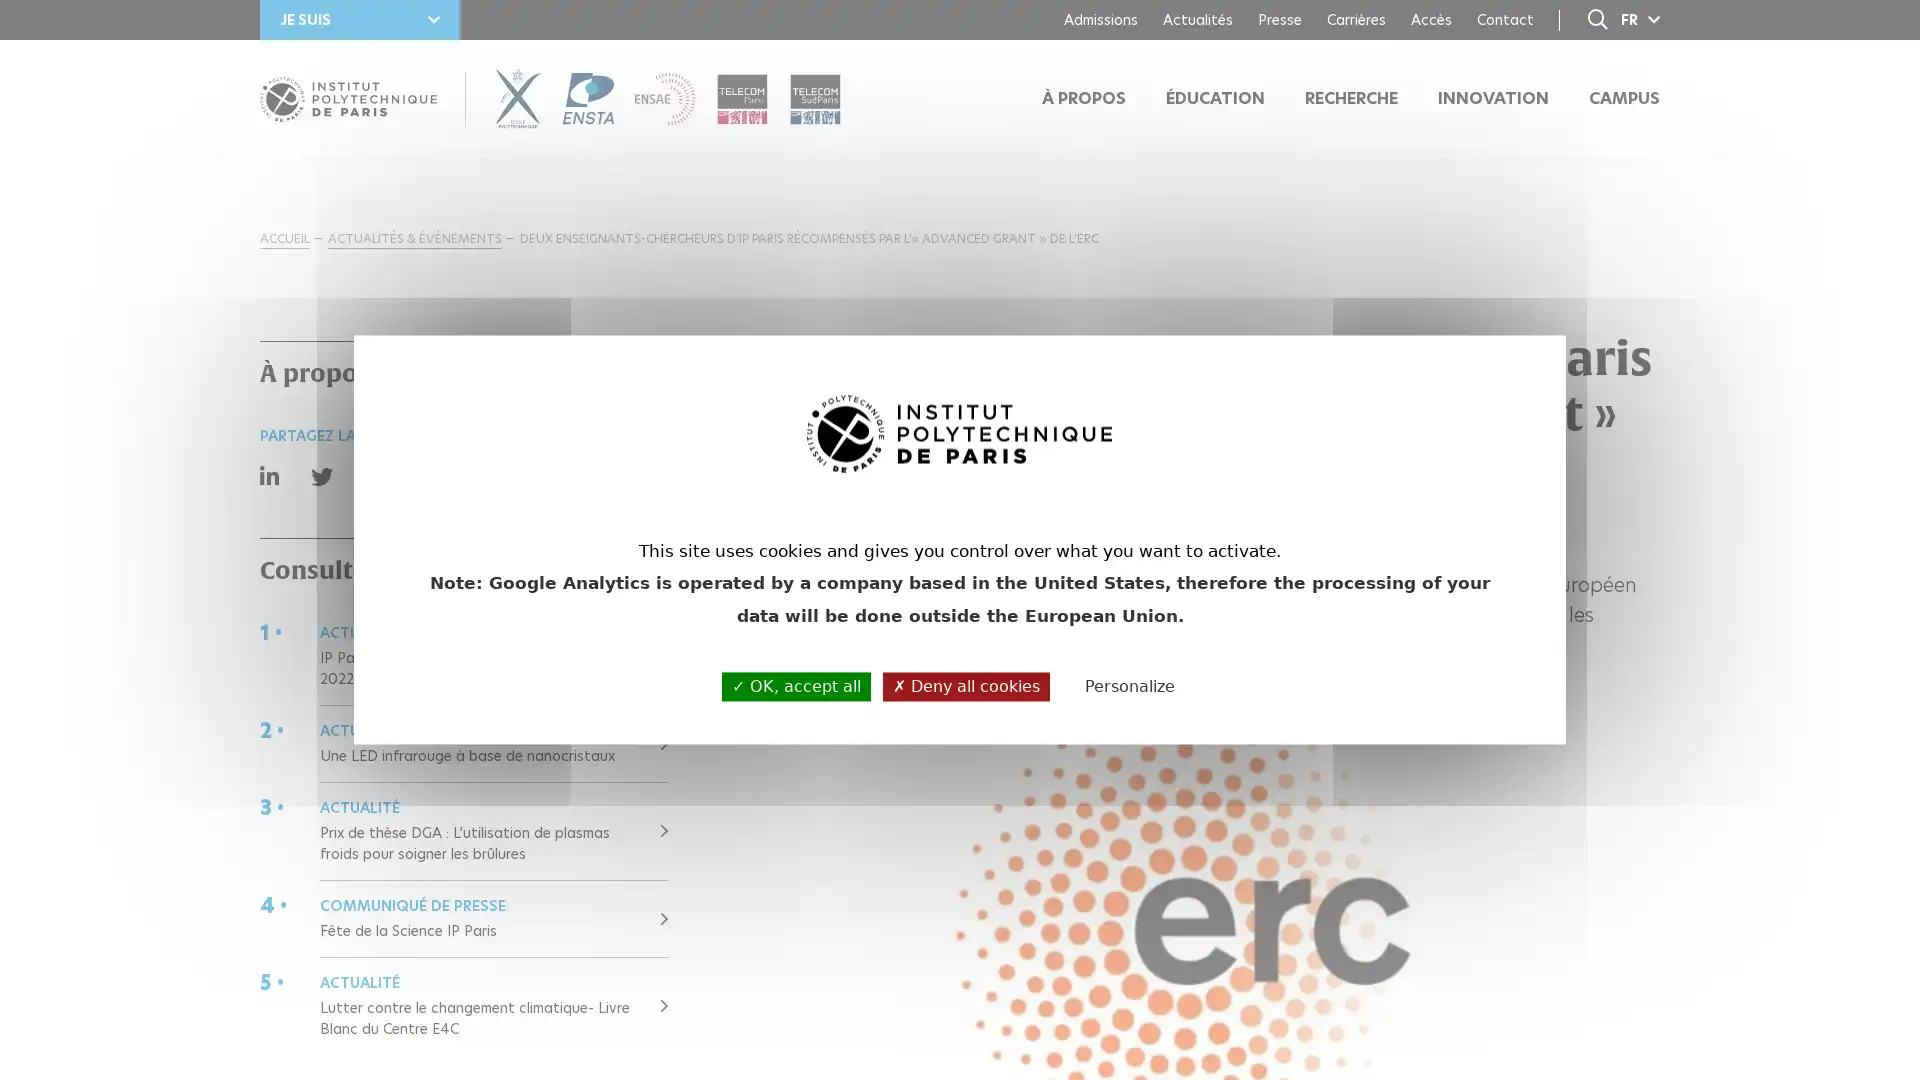 The width and height of the screenshot is (1920, 1080). What do you see at coordinates (1129, 686) in the screenshot?
I see `Personalize` at bounding box center [1129, 686].